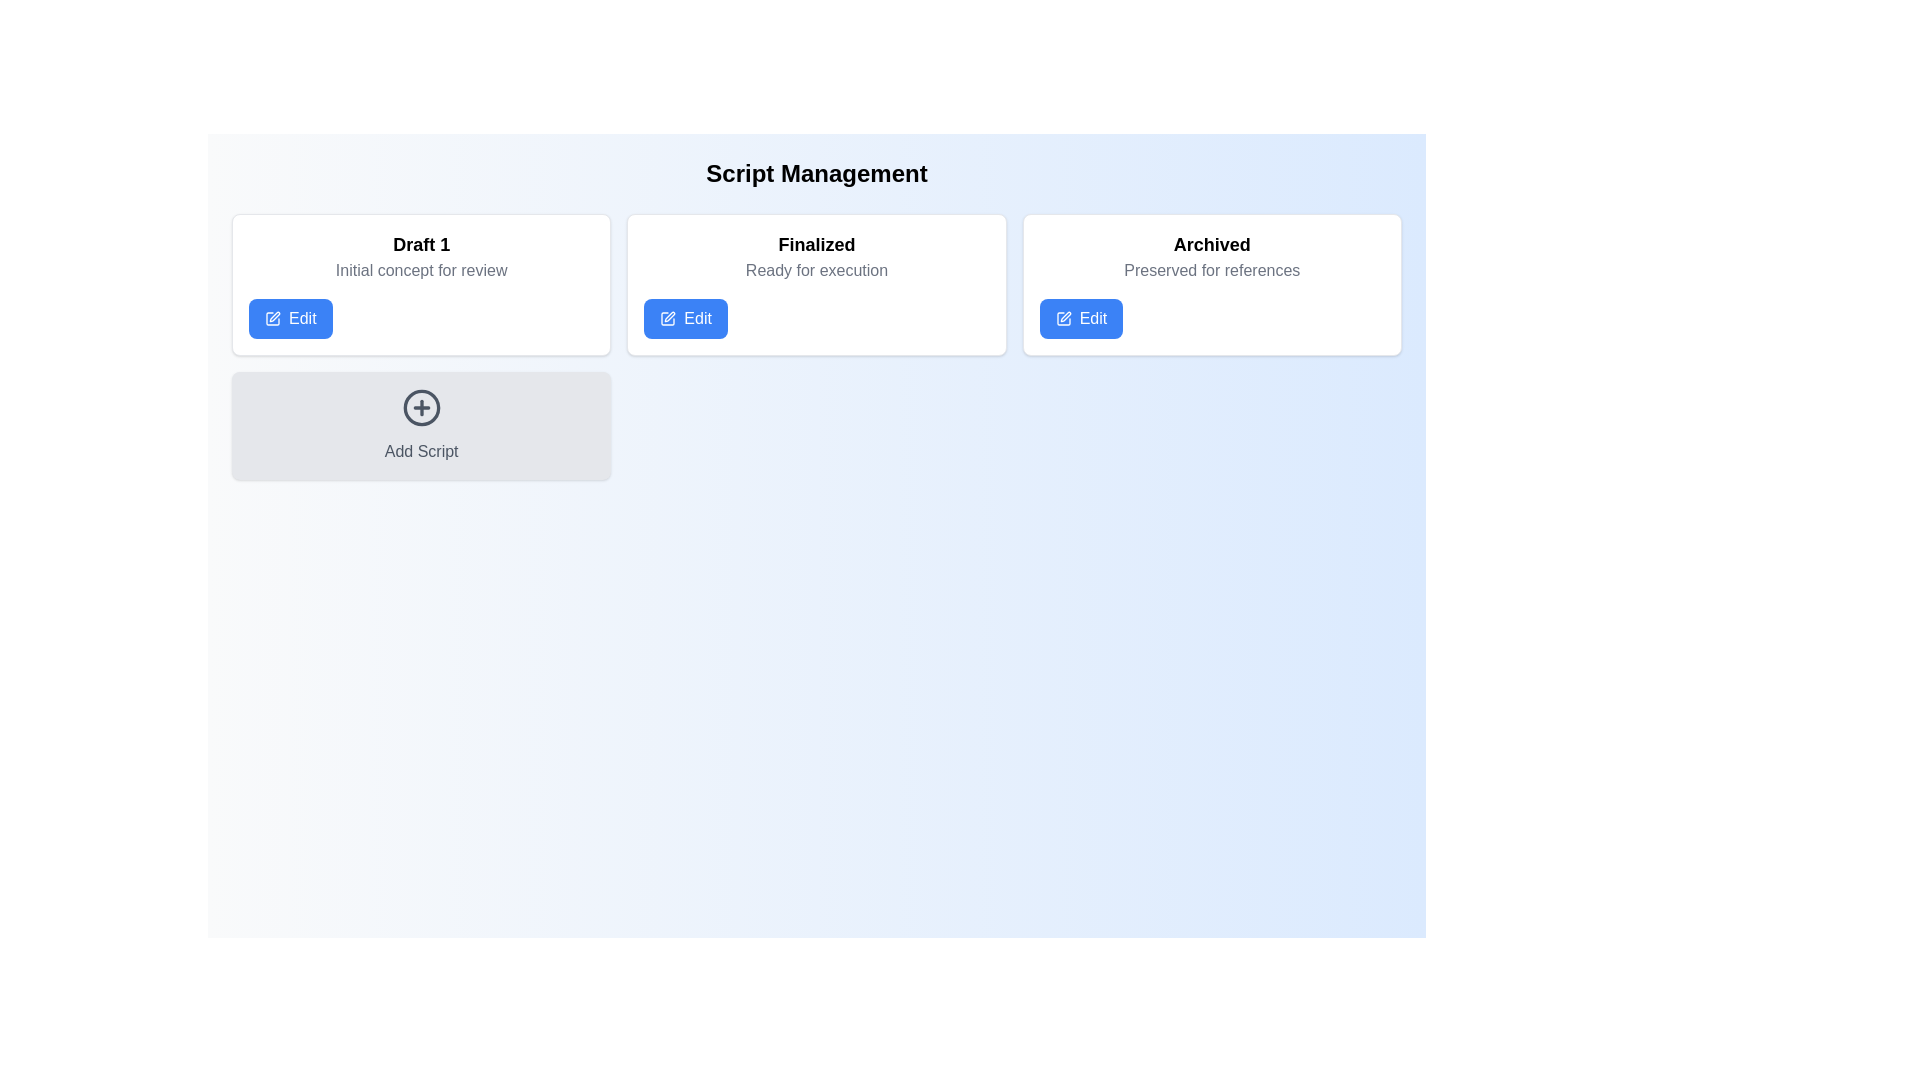 The height and width of the screenshot is (1080, 1920). What do you see at coordinates (420, 270) in the screenshot?
I see `the text label element that reads 'Initial concept for review', which is styled in gray and positioned directly below 'Draft 1' within the card-like structure` at bounding box center [420, 270].